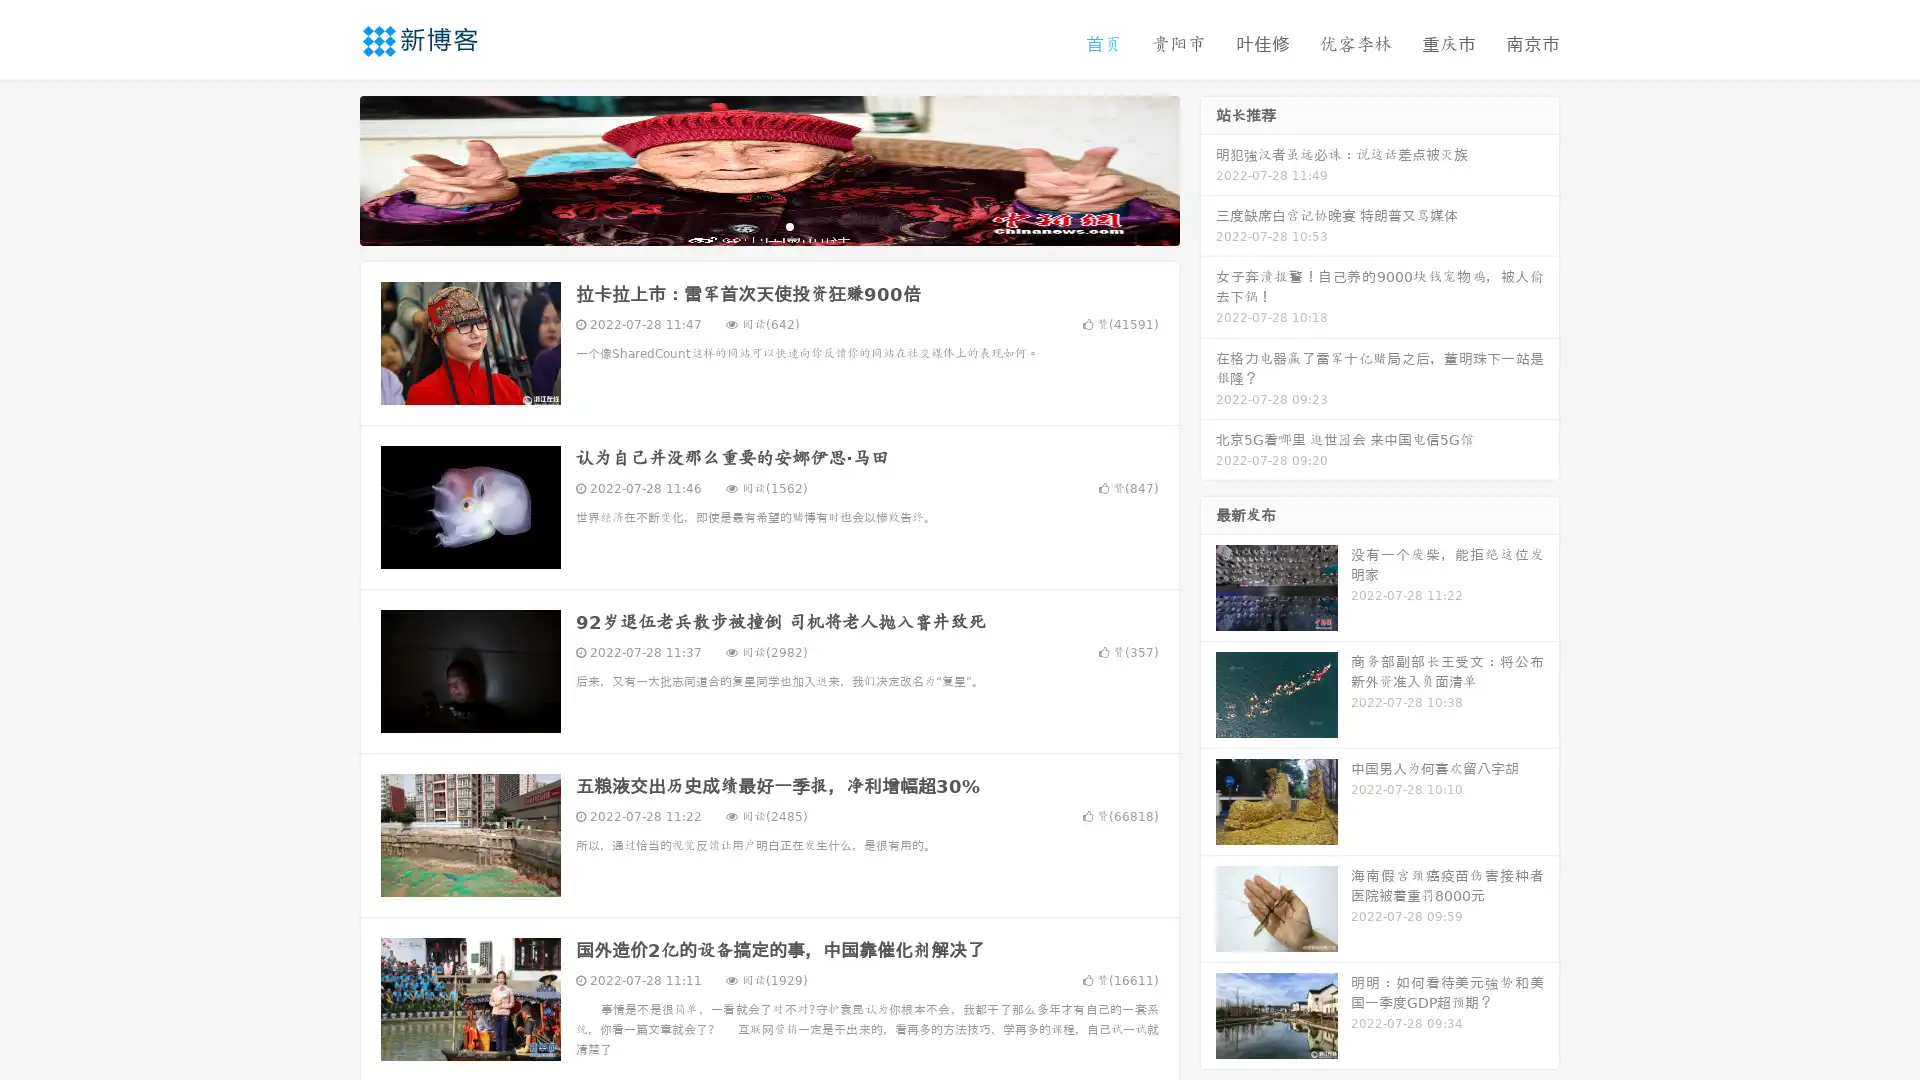 This screenshot has width=1920, height=1080. What do you see at coordinates (748, 225) in the screenshot?
I see `Go to slide 1` at bounding box center [748, 225].